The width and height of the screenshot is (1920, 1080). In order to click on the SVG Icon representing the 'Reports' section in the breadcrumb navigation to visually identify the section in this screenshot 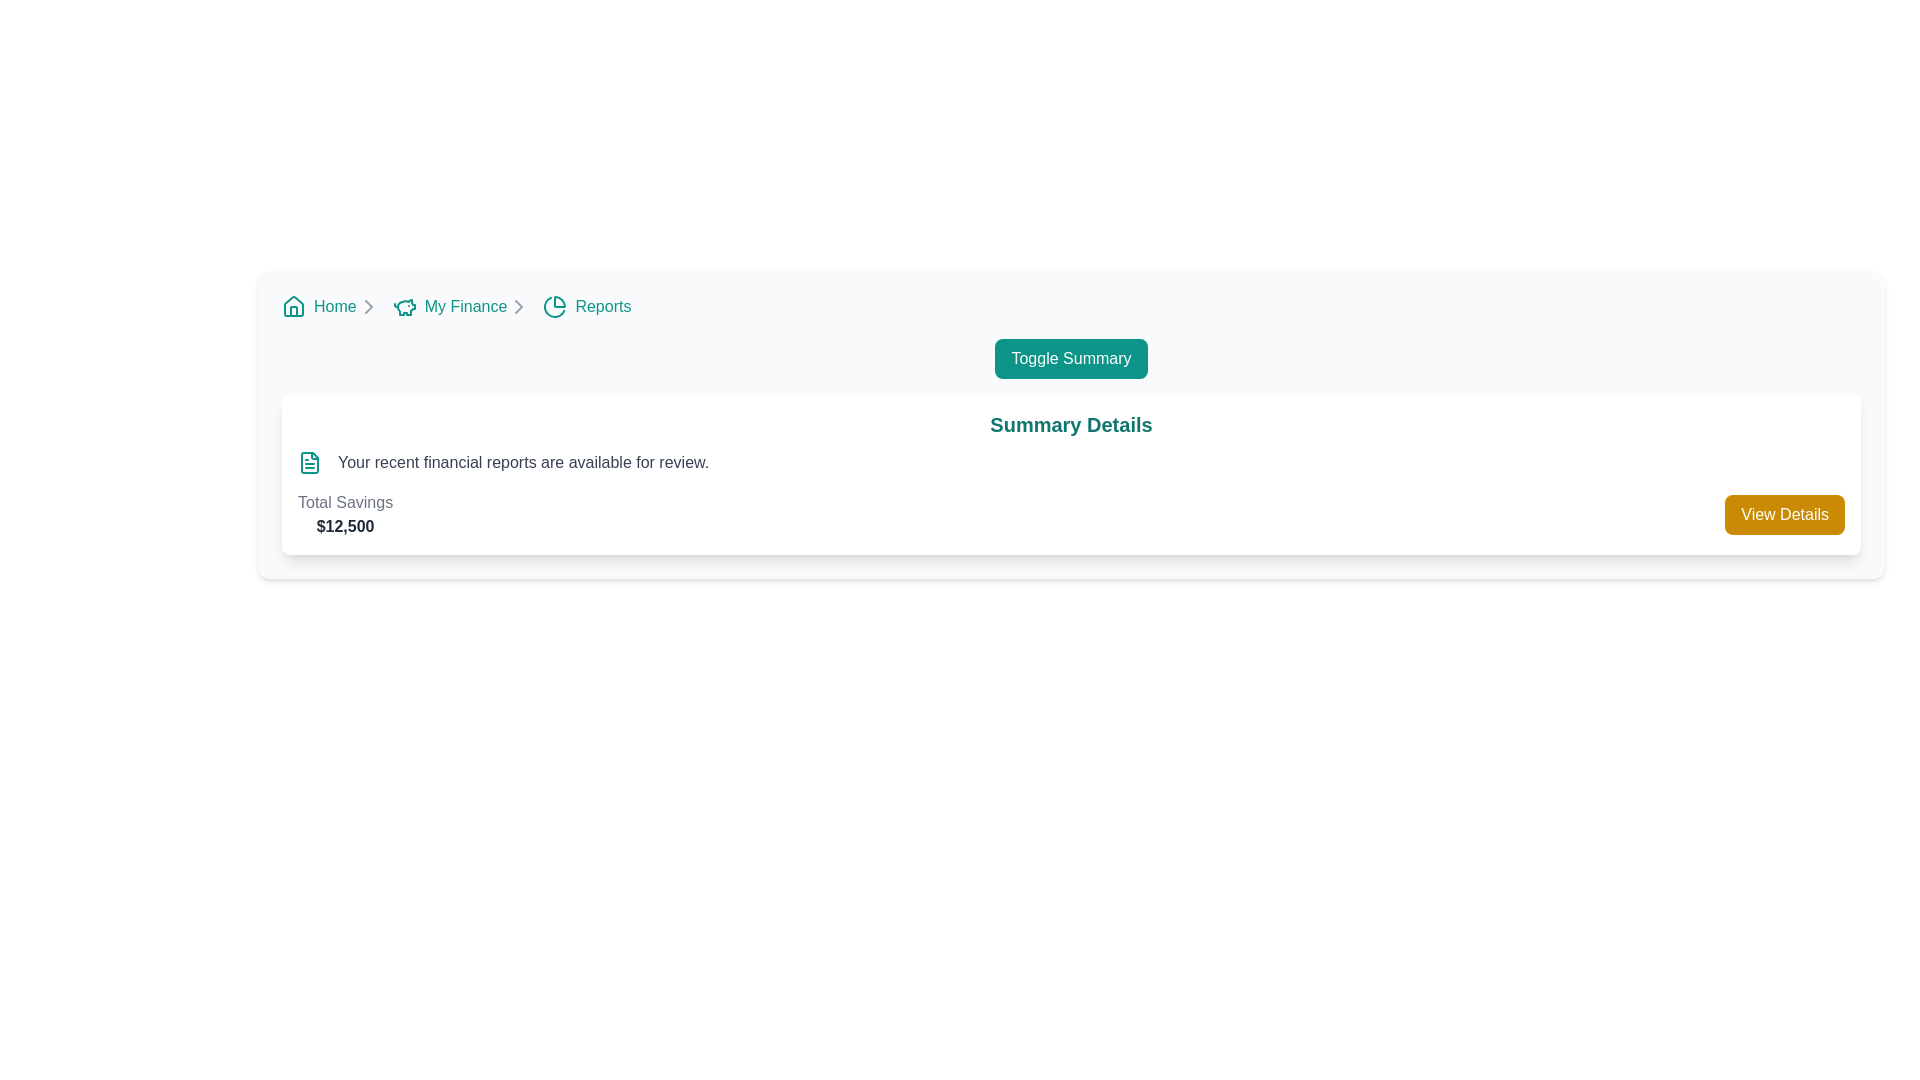, I will do `click(555, 307)`.